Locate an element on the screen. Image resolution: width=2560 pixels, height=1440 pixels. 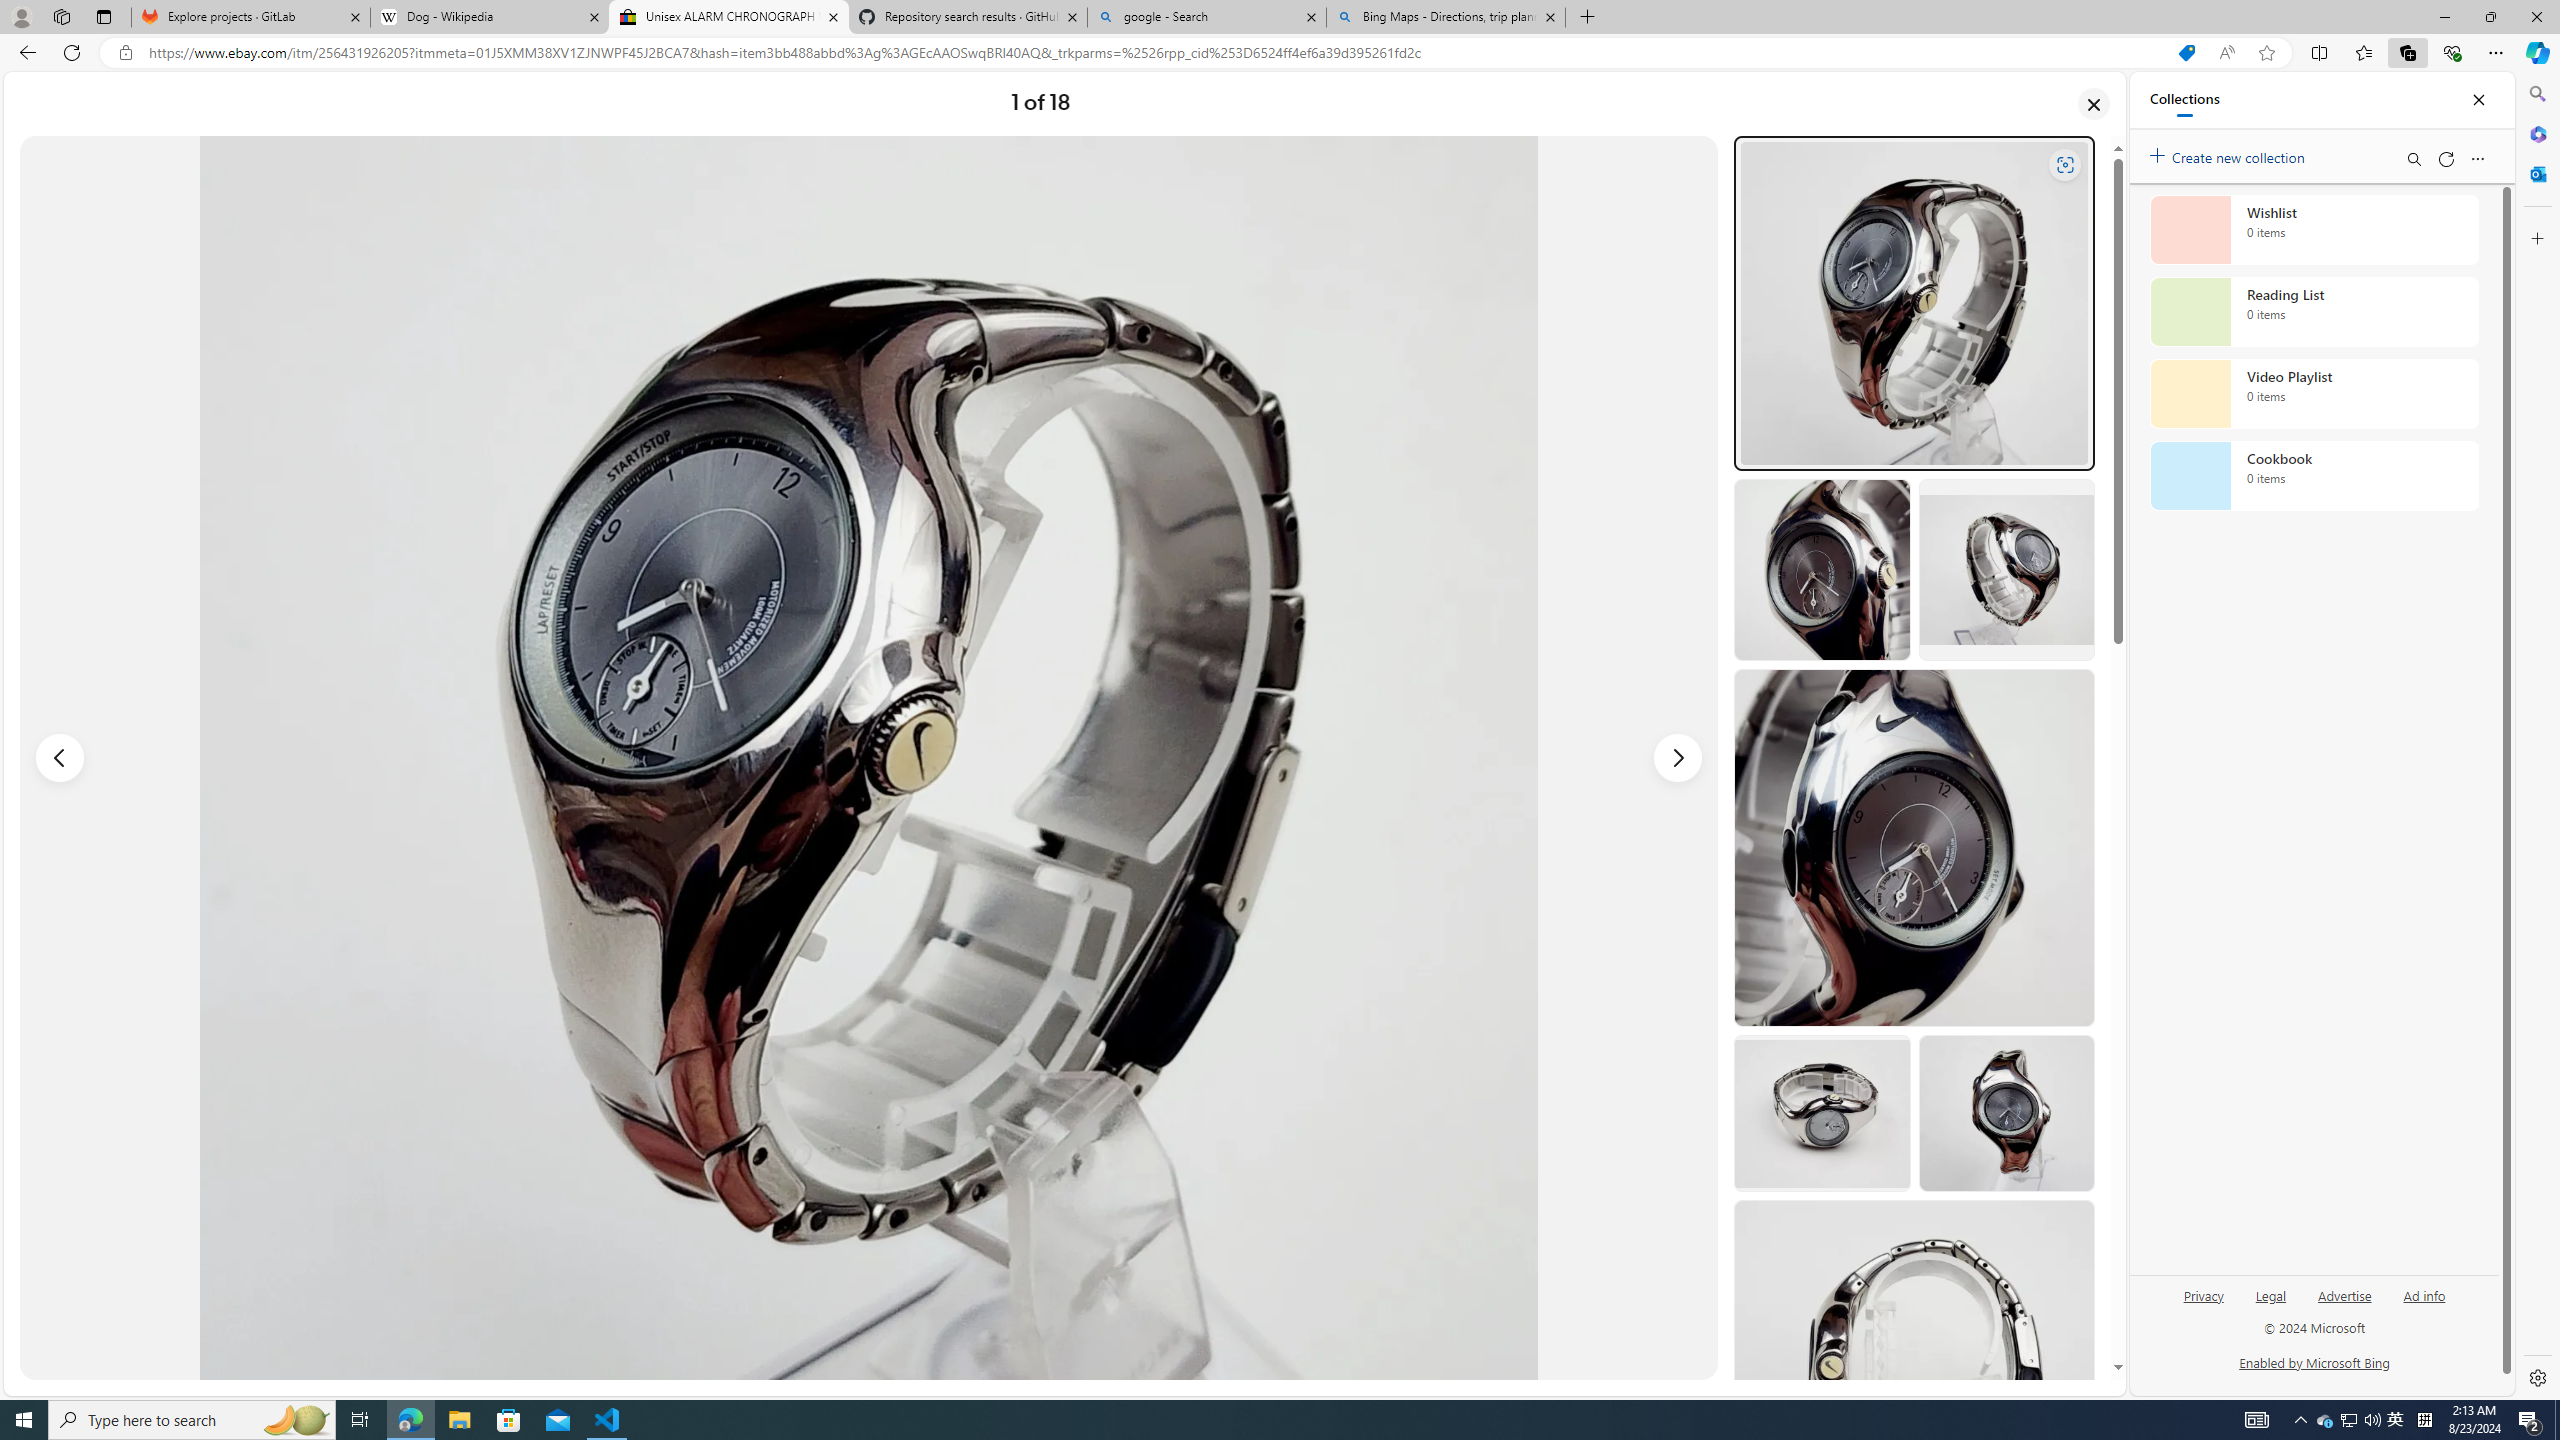
'Legal' is located at coordinates (2270, 1294).